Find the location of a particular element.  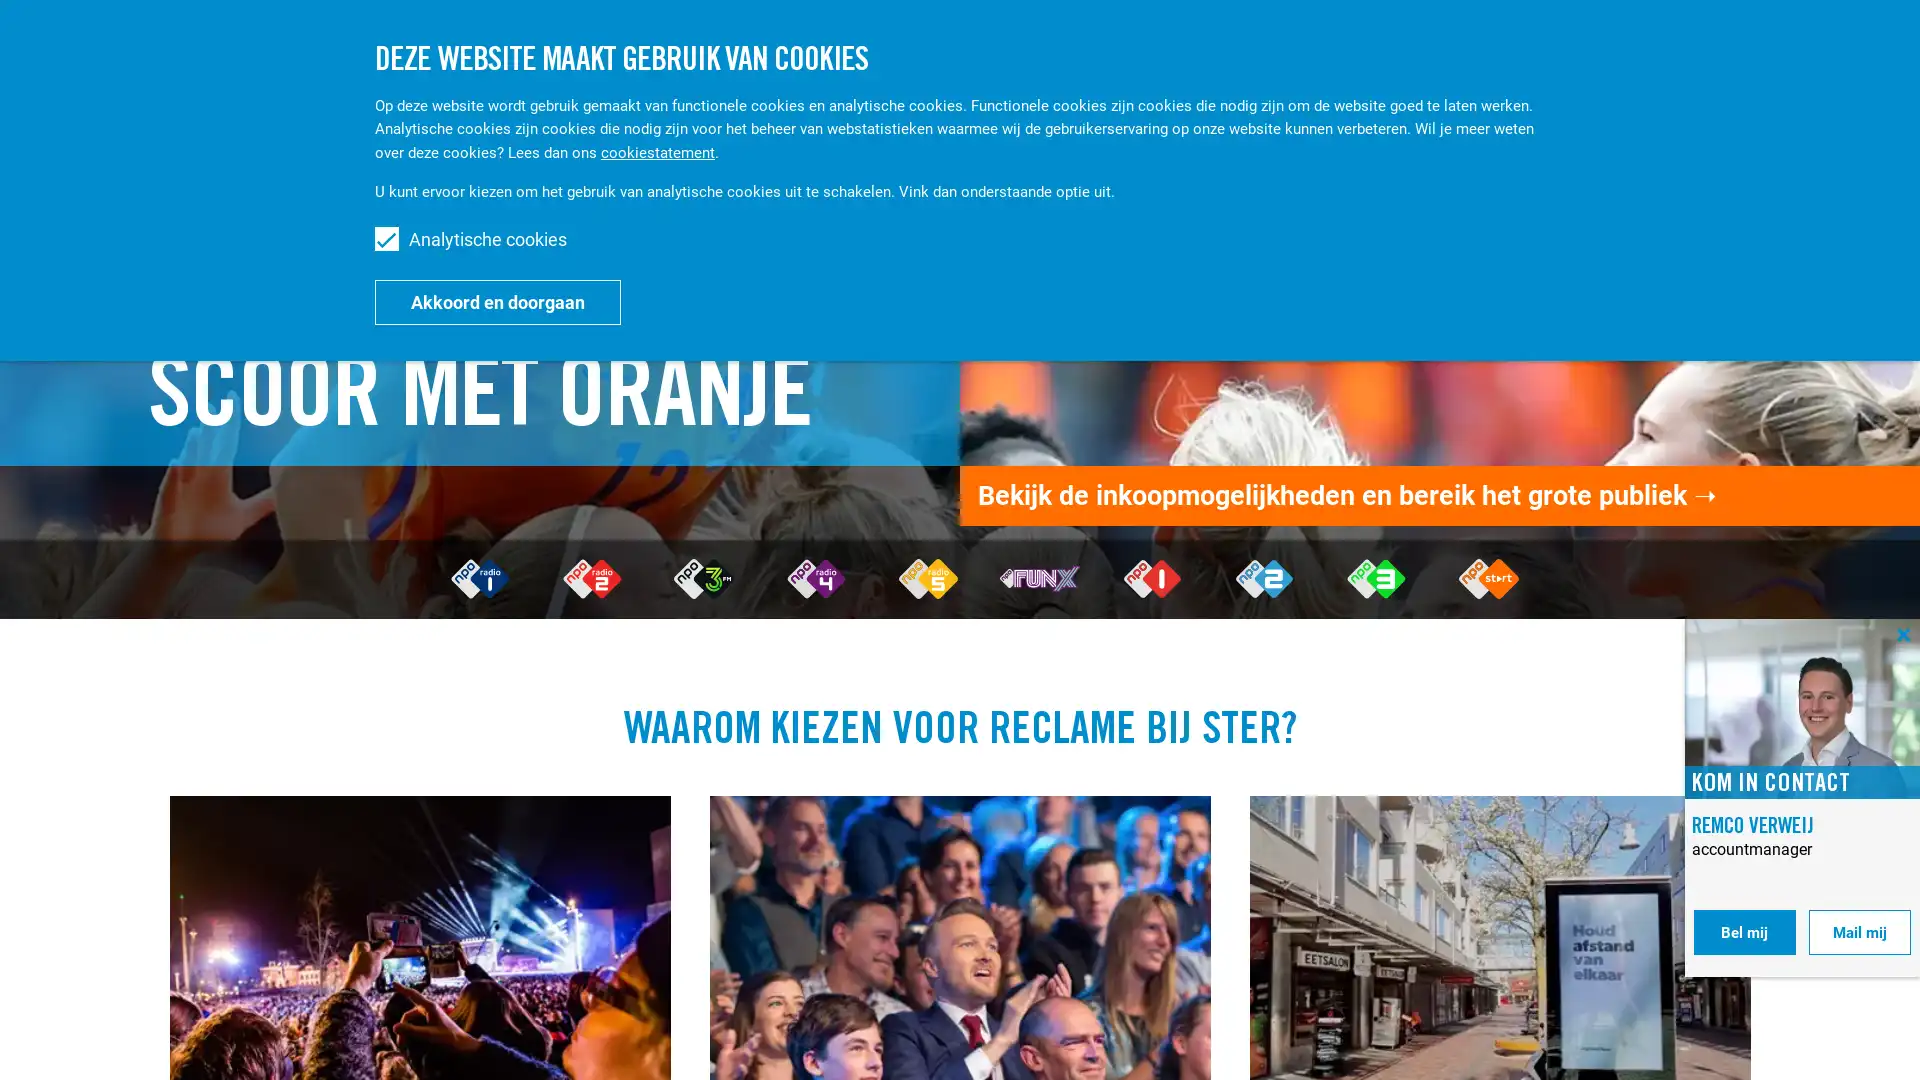

Bel mij is located at coordinates (1743, 932).